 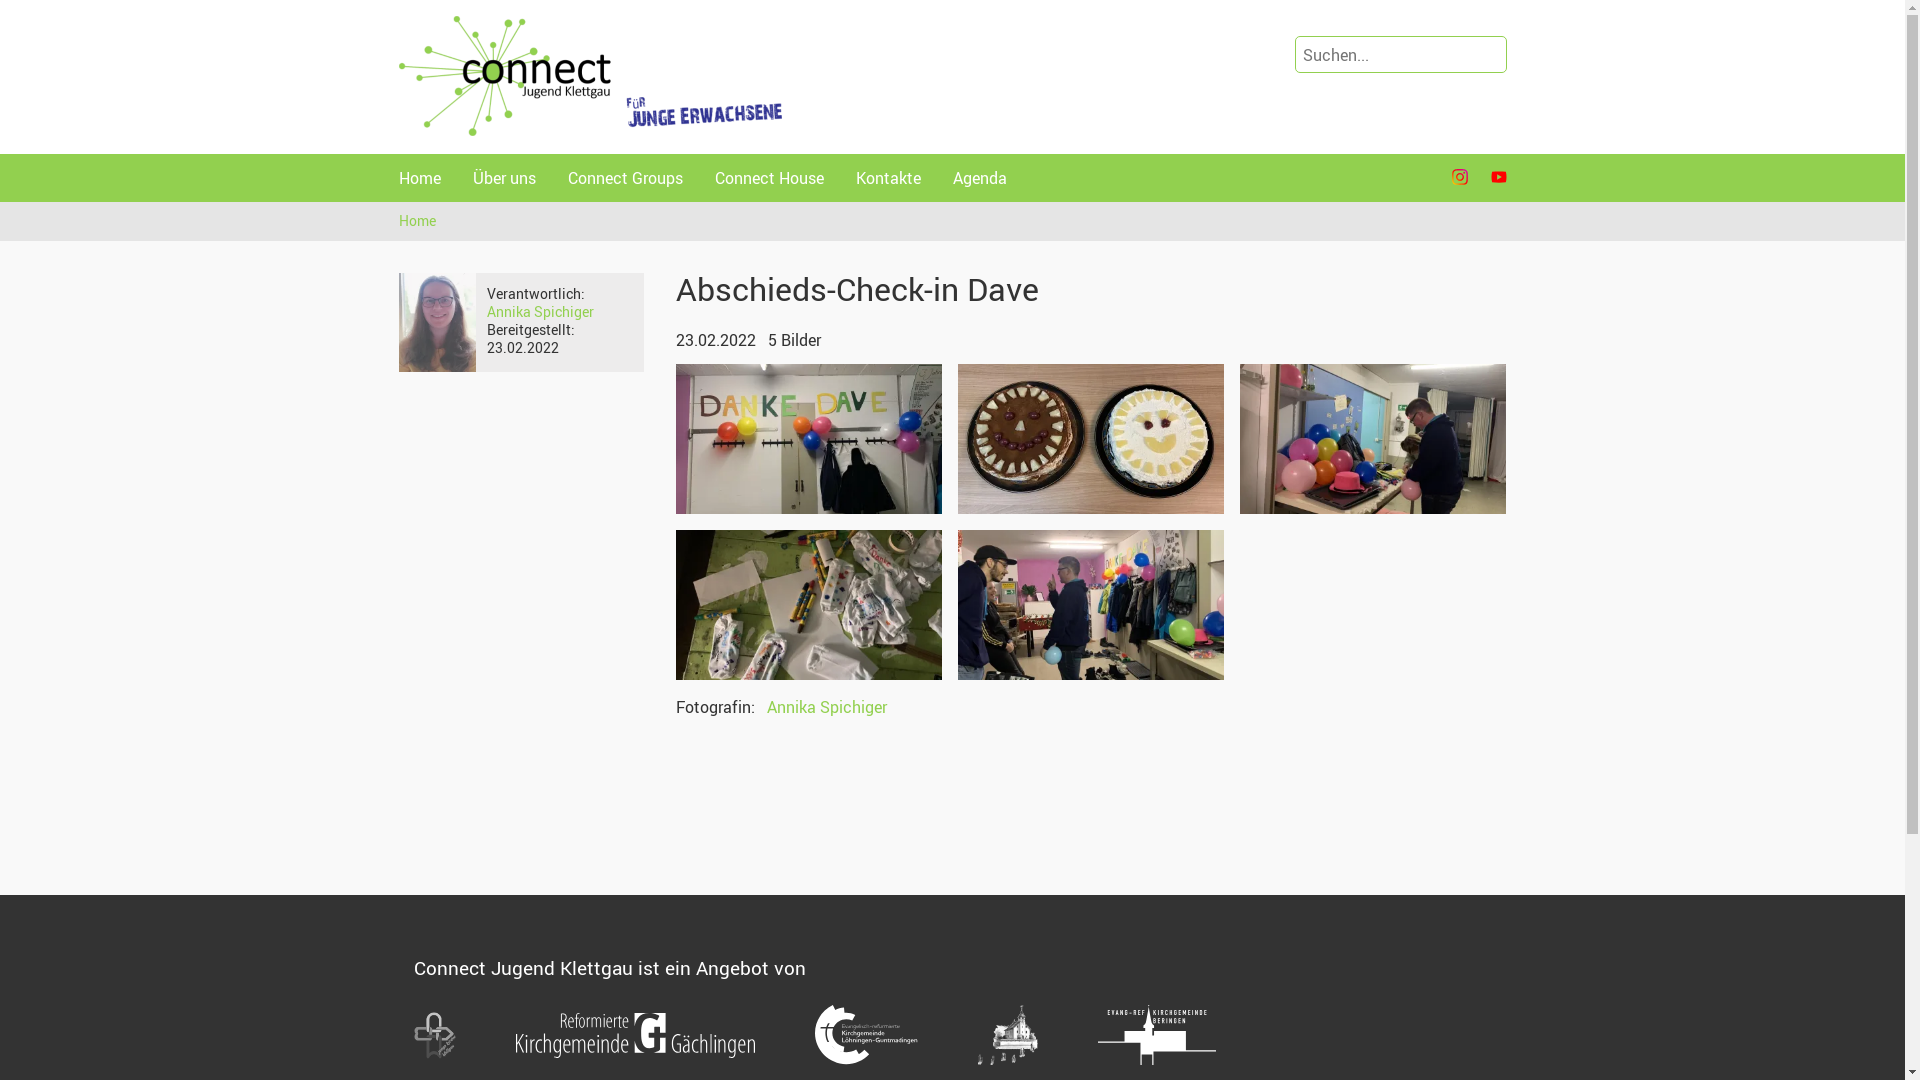 I want to click on 'Home', so click(x=417, y=220).